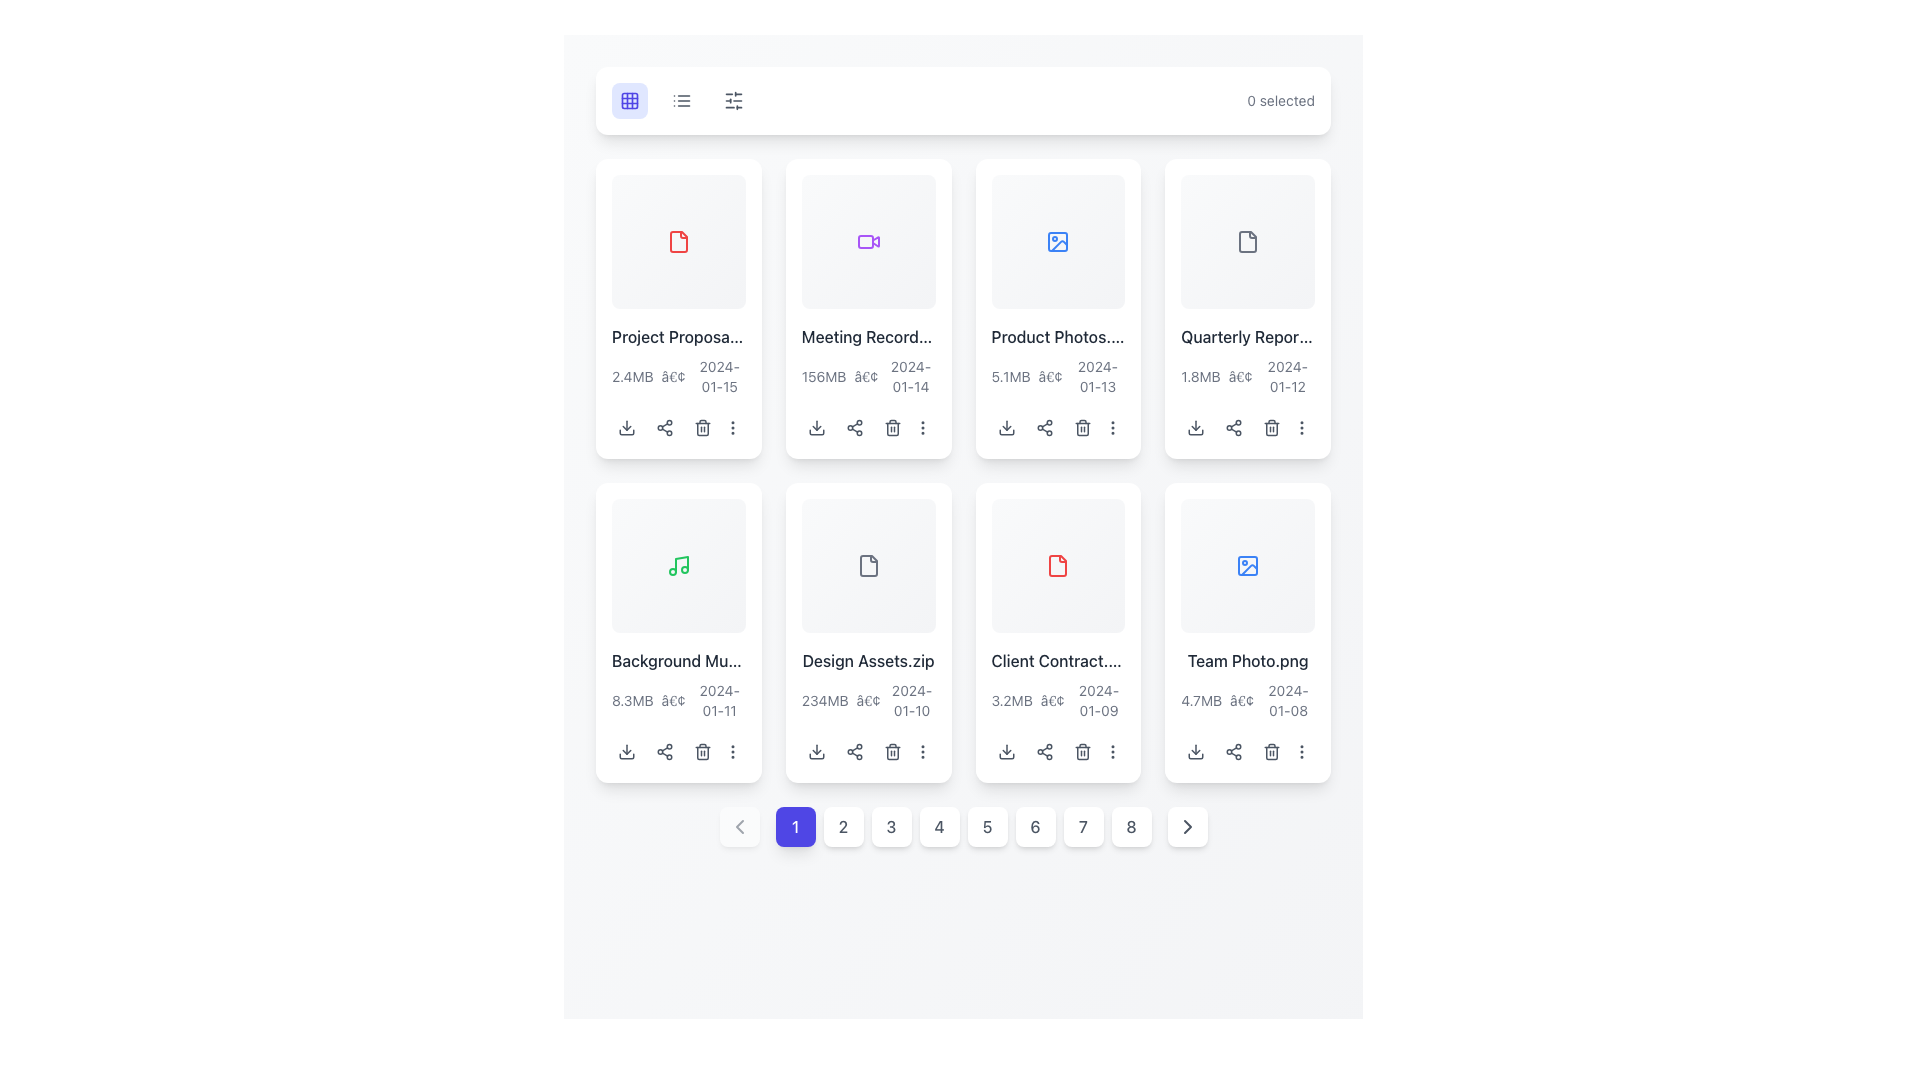  Describe the element at coordinates (1051, 699) in the screenshot. I see `the bullet point symbol, which visually separates the file size '3.2MB' from the date '2024-01-09' in the file details display` at that location.